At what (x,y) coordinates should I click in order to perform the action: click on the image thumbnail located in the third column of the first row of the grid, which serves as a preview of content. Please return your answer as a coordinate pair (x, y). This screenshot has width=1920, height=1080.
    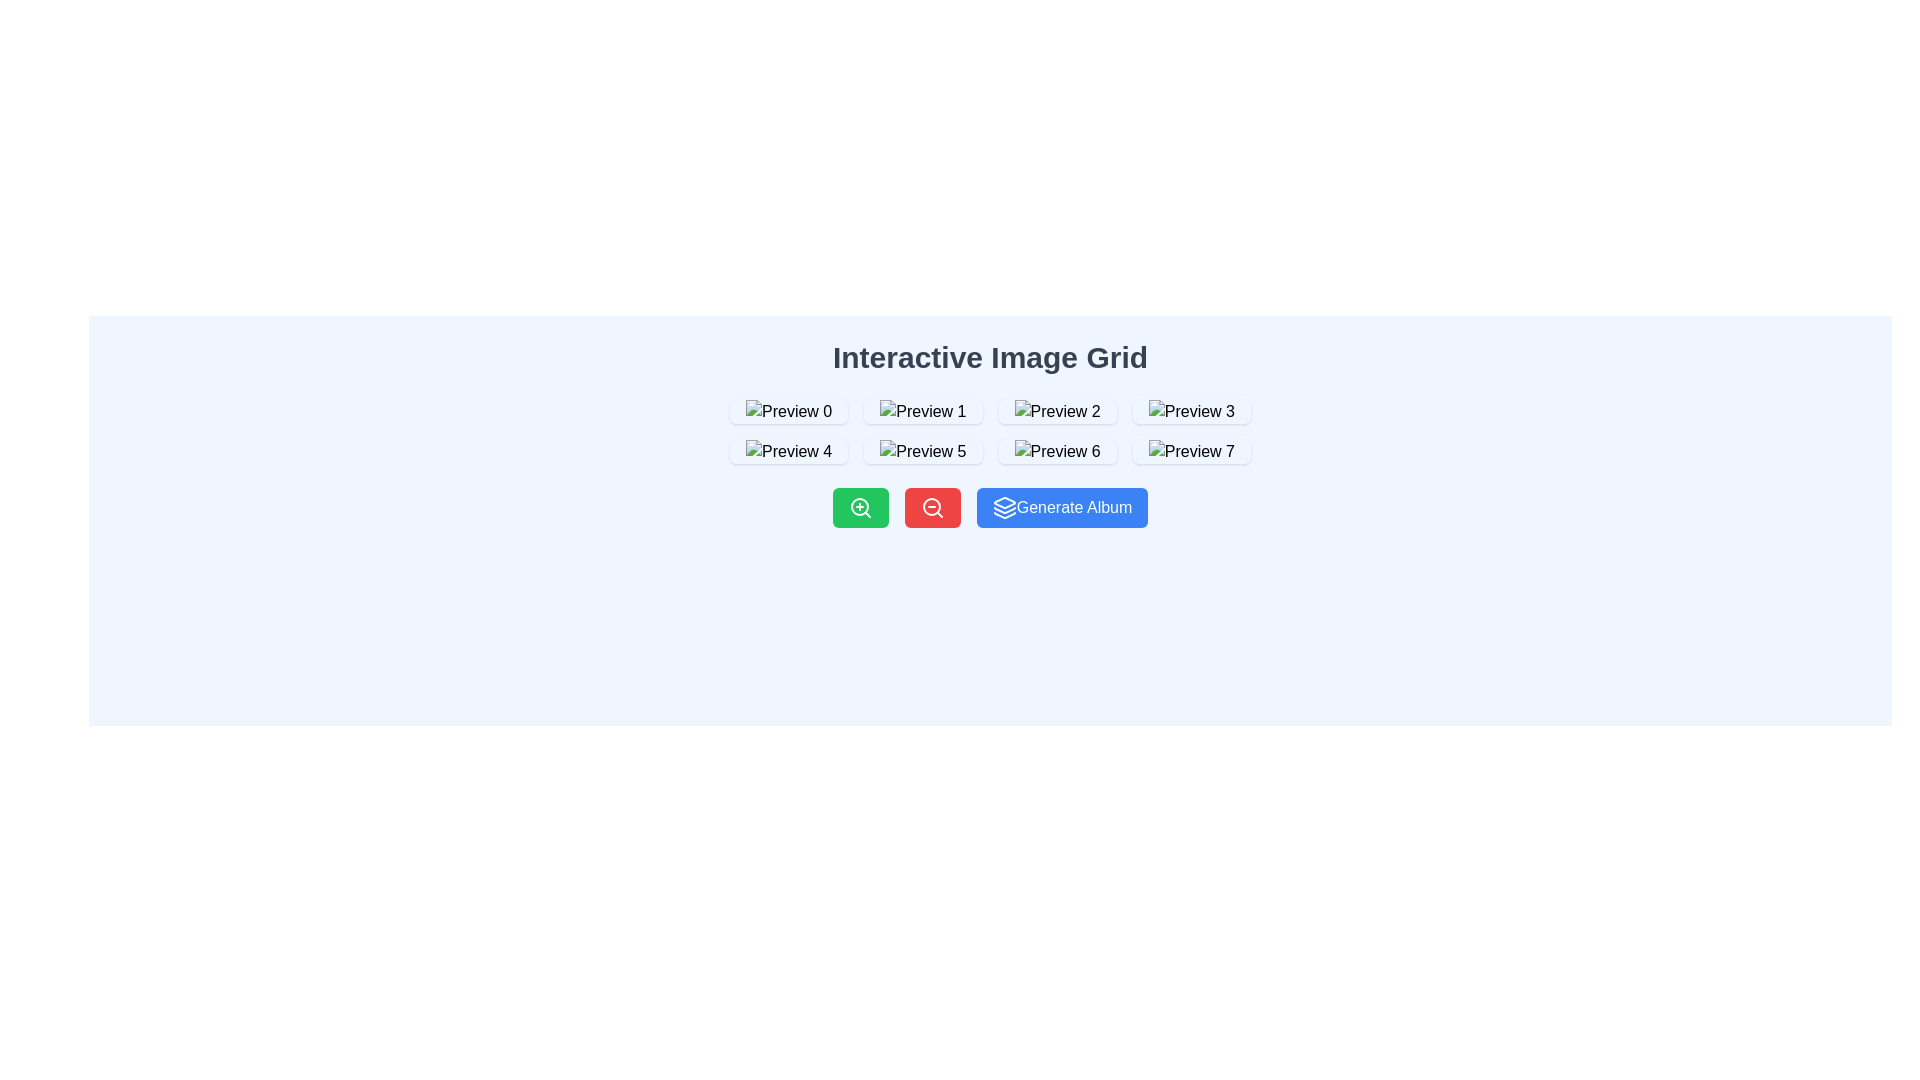
    Looking at the image, I should click on (1056, 411).